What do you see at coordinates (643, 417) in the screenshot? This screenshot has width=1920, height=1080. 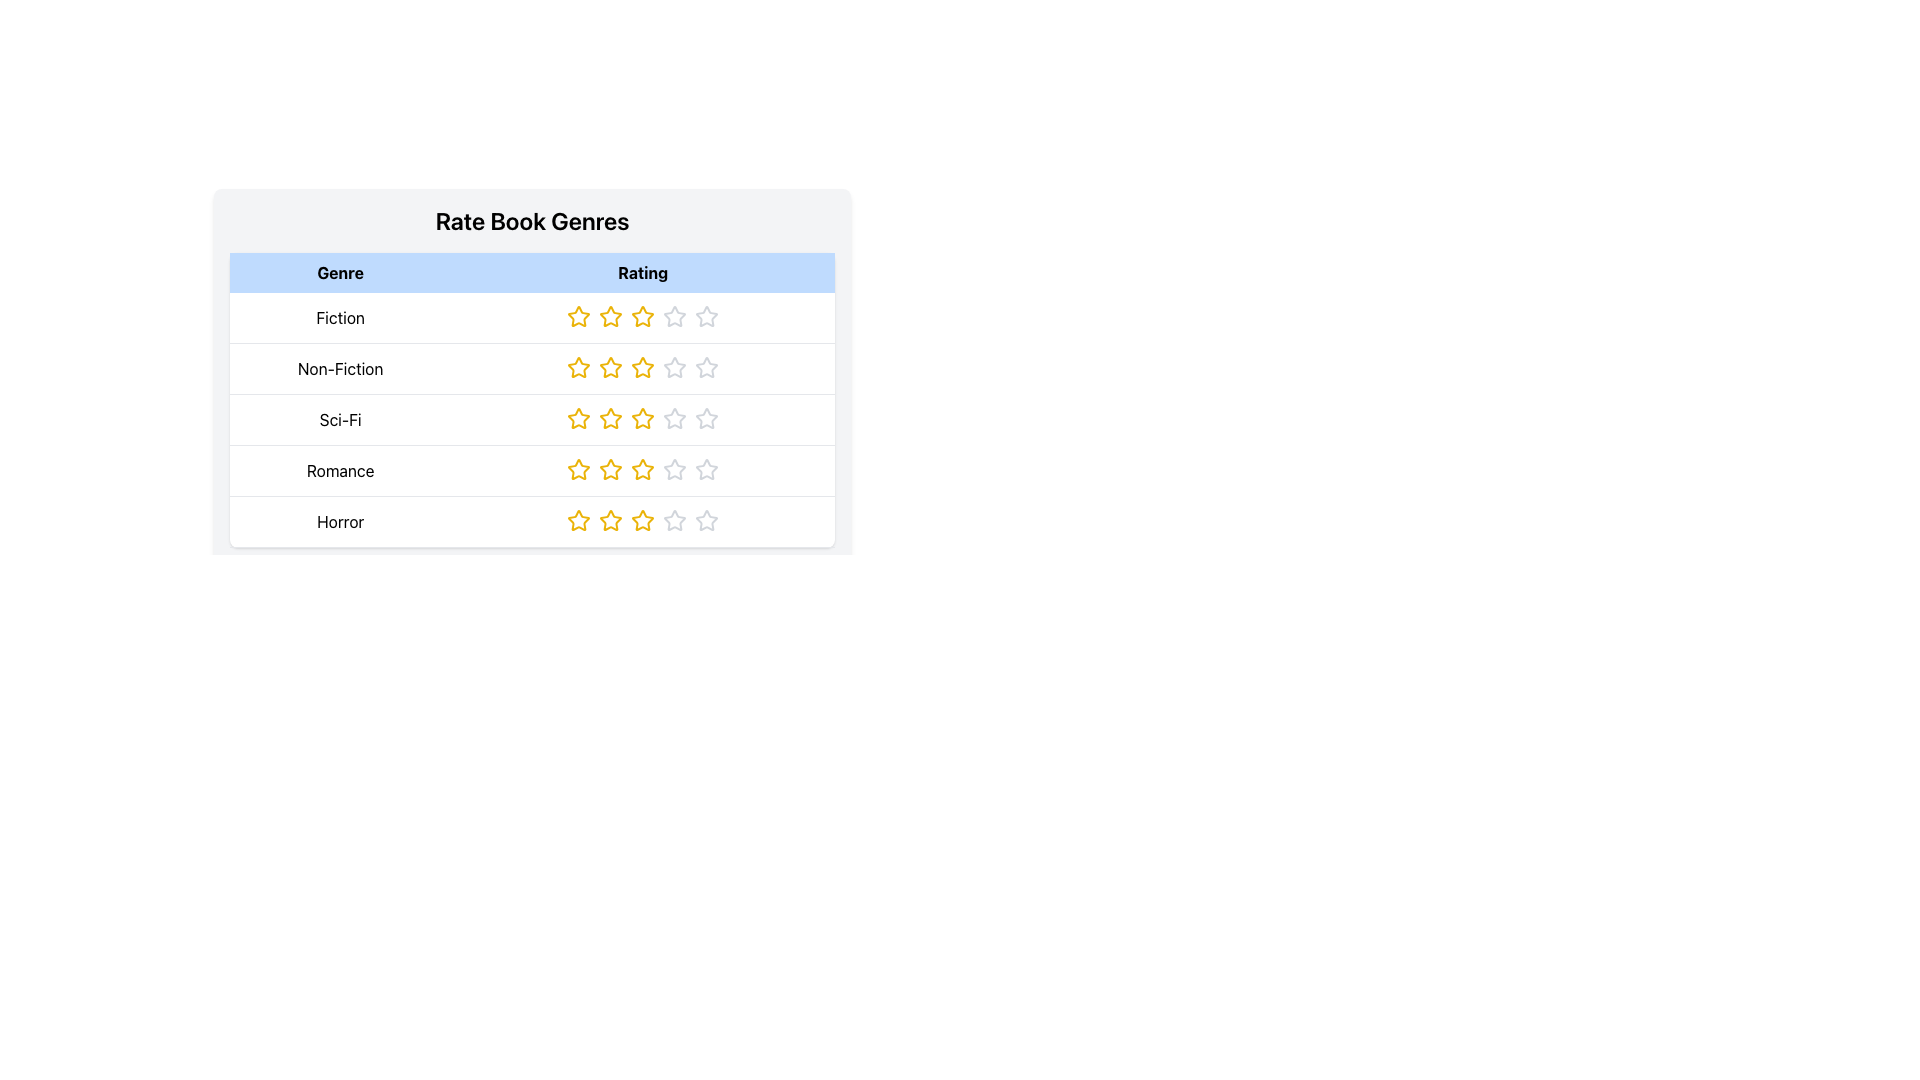 I see `the third star icon in the 'Sci-Fi' rating section to adjust the rating` at bounding box center [643, 417].